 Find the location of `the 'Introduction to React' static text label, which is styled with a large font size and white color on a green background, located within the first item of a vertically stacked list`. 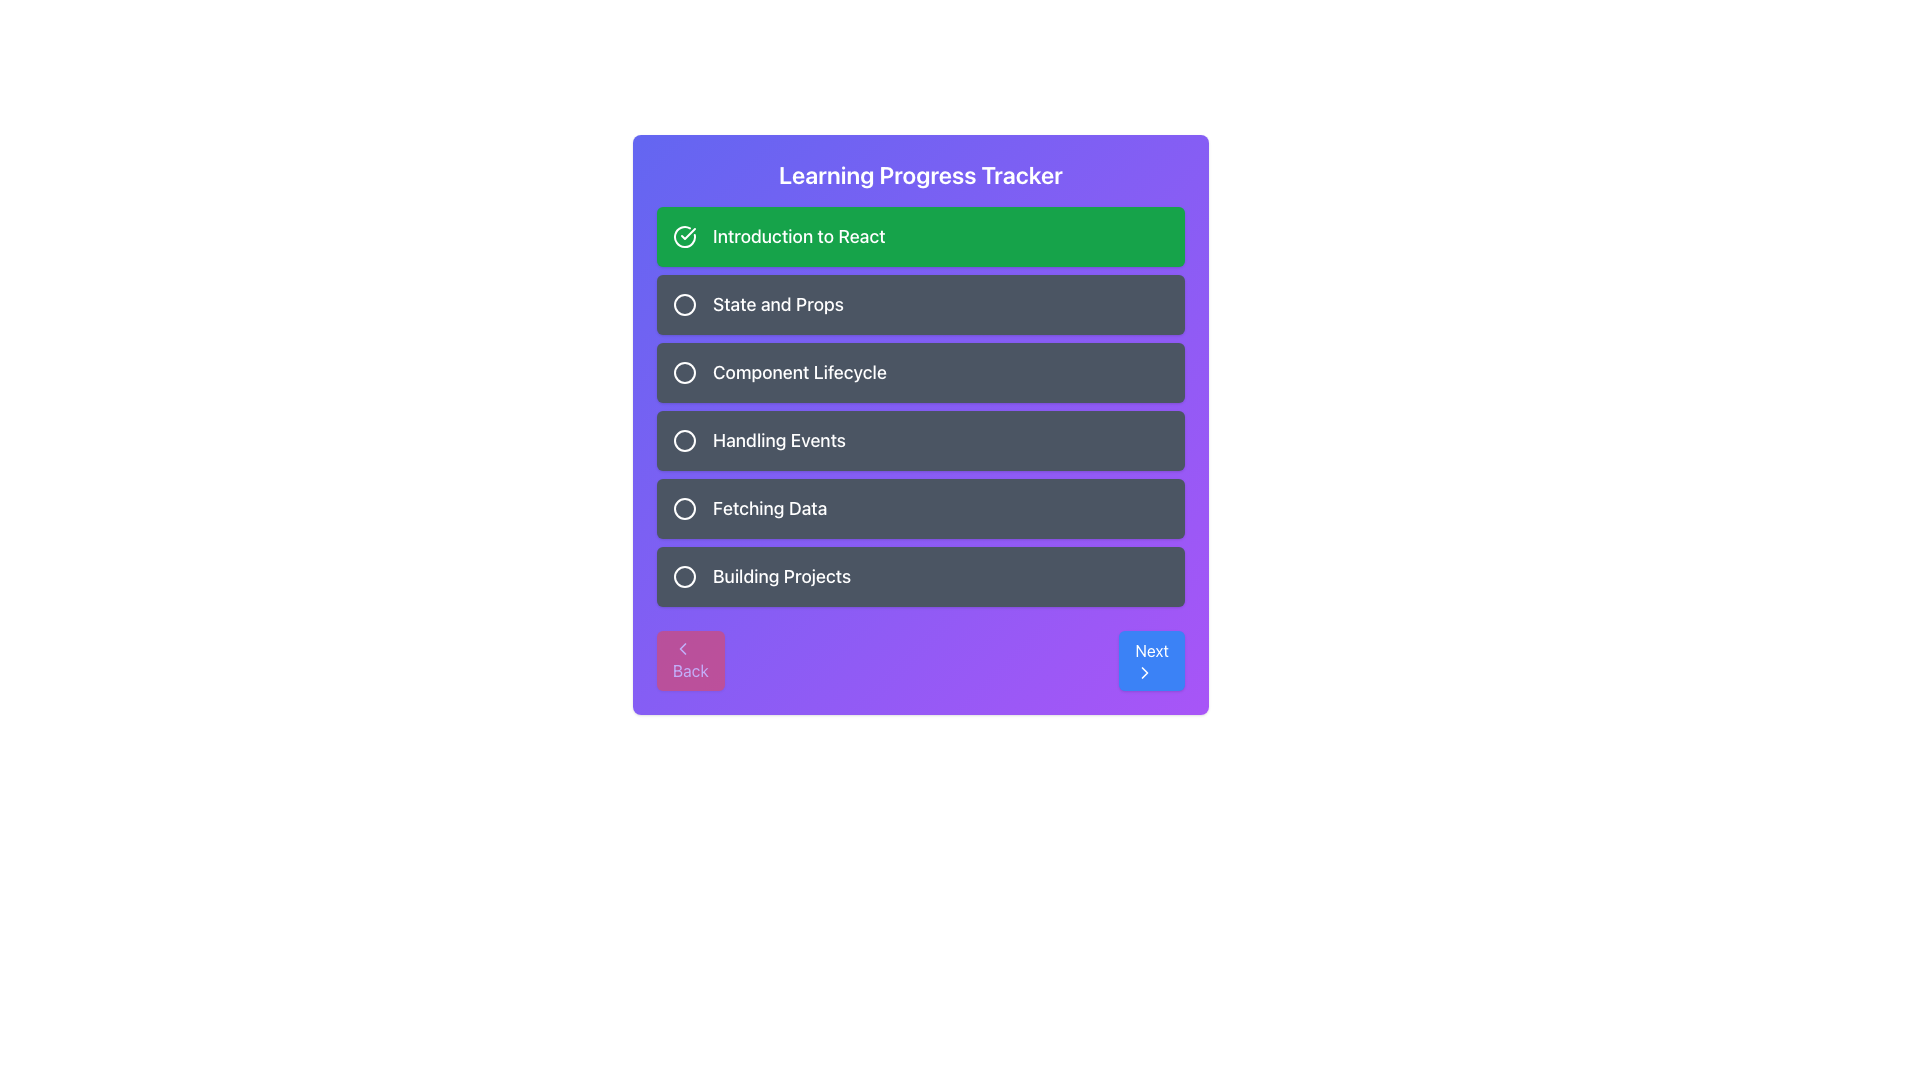

the 'Introduction to React' static text label, which is styled with a large font size and white color on a green background, located within the first item of a vertically stacked list is located at coordinates (798, 235).